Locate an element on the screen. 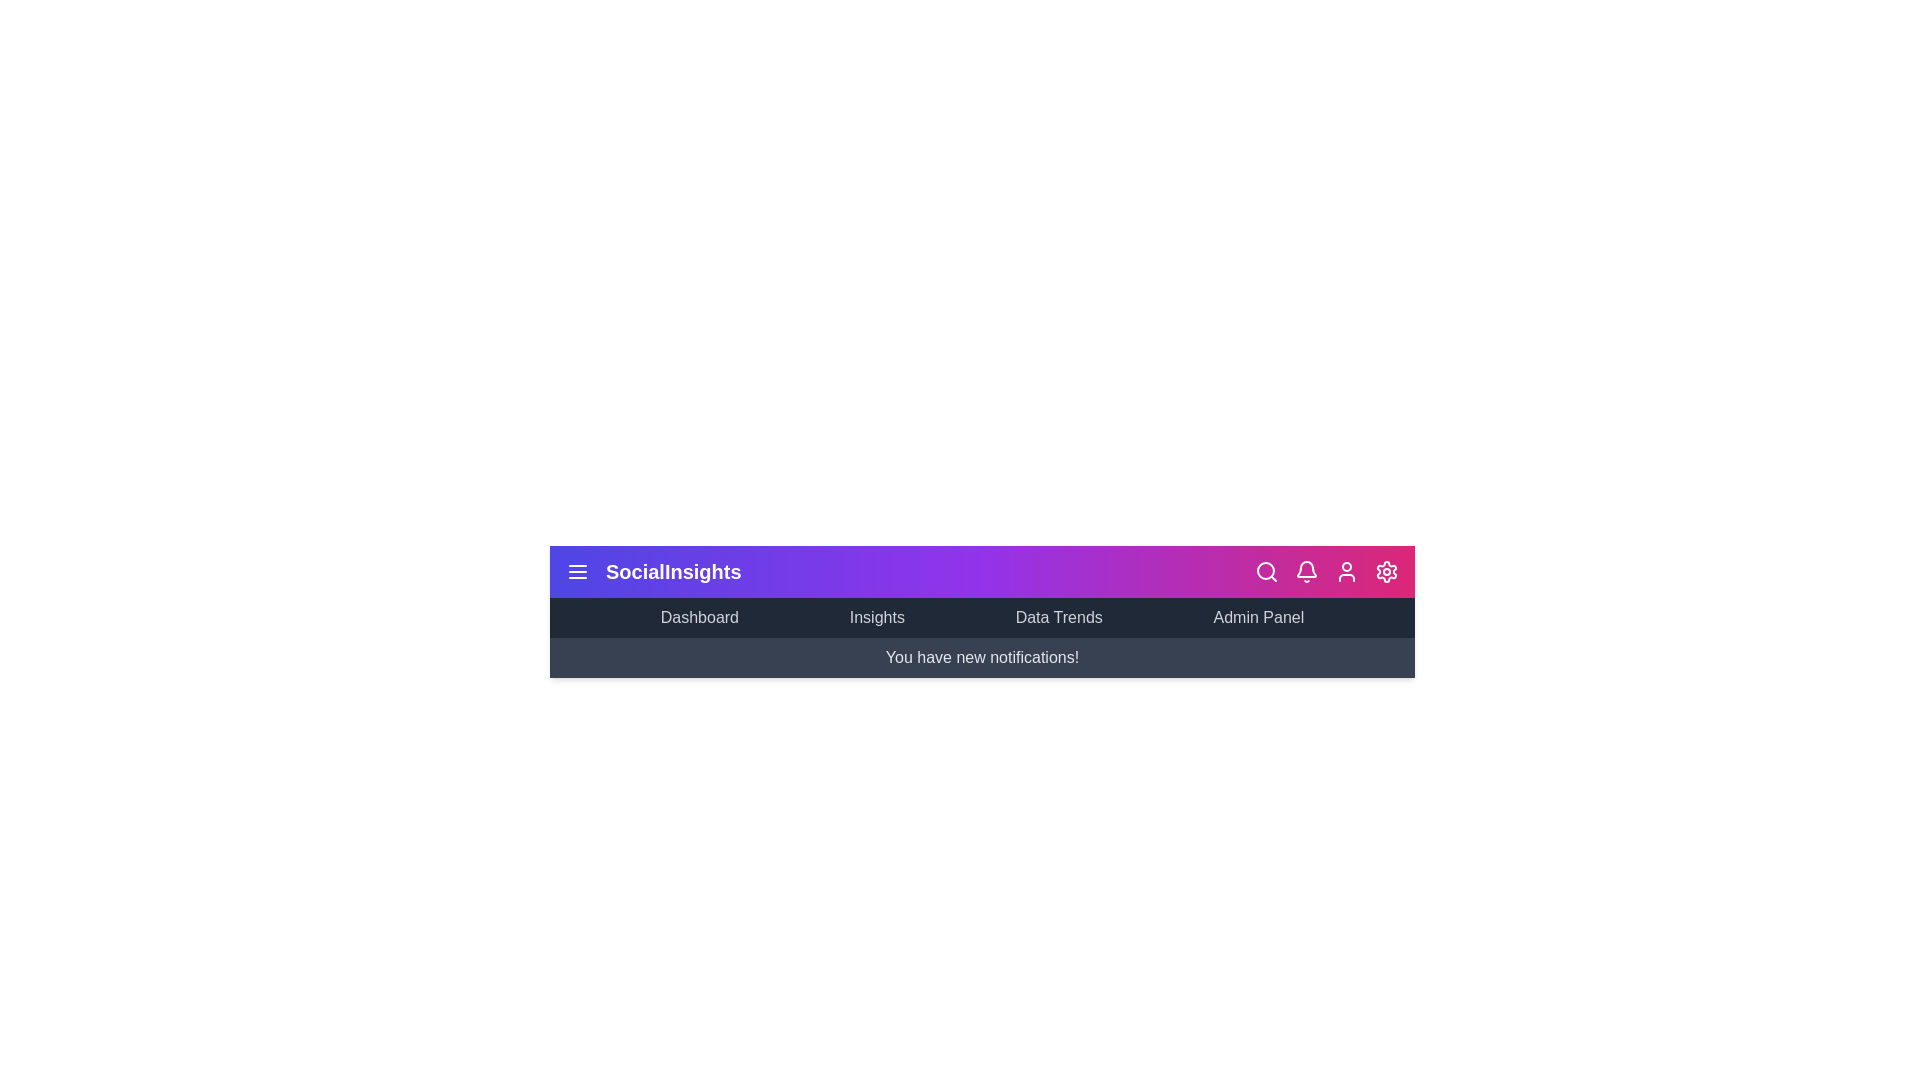  the menu item Data Trends to see the hover effect is located at coordinates (1058, 616).